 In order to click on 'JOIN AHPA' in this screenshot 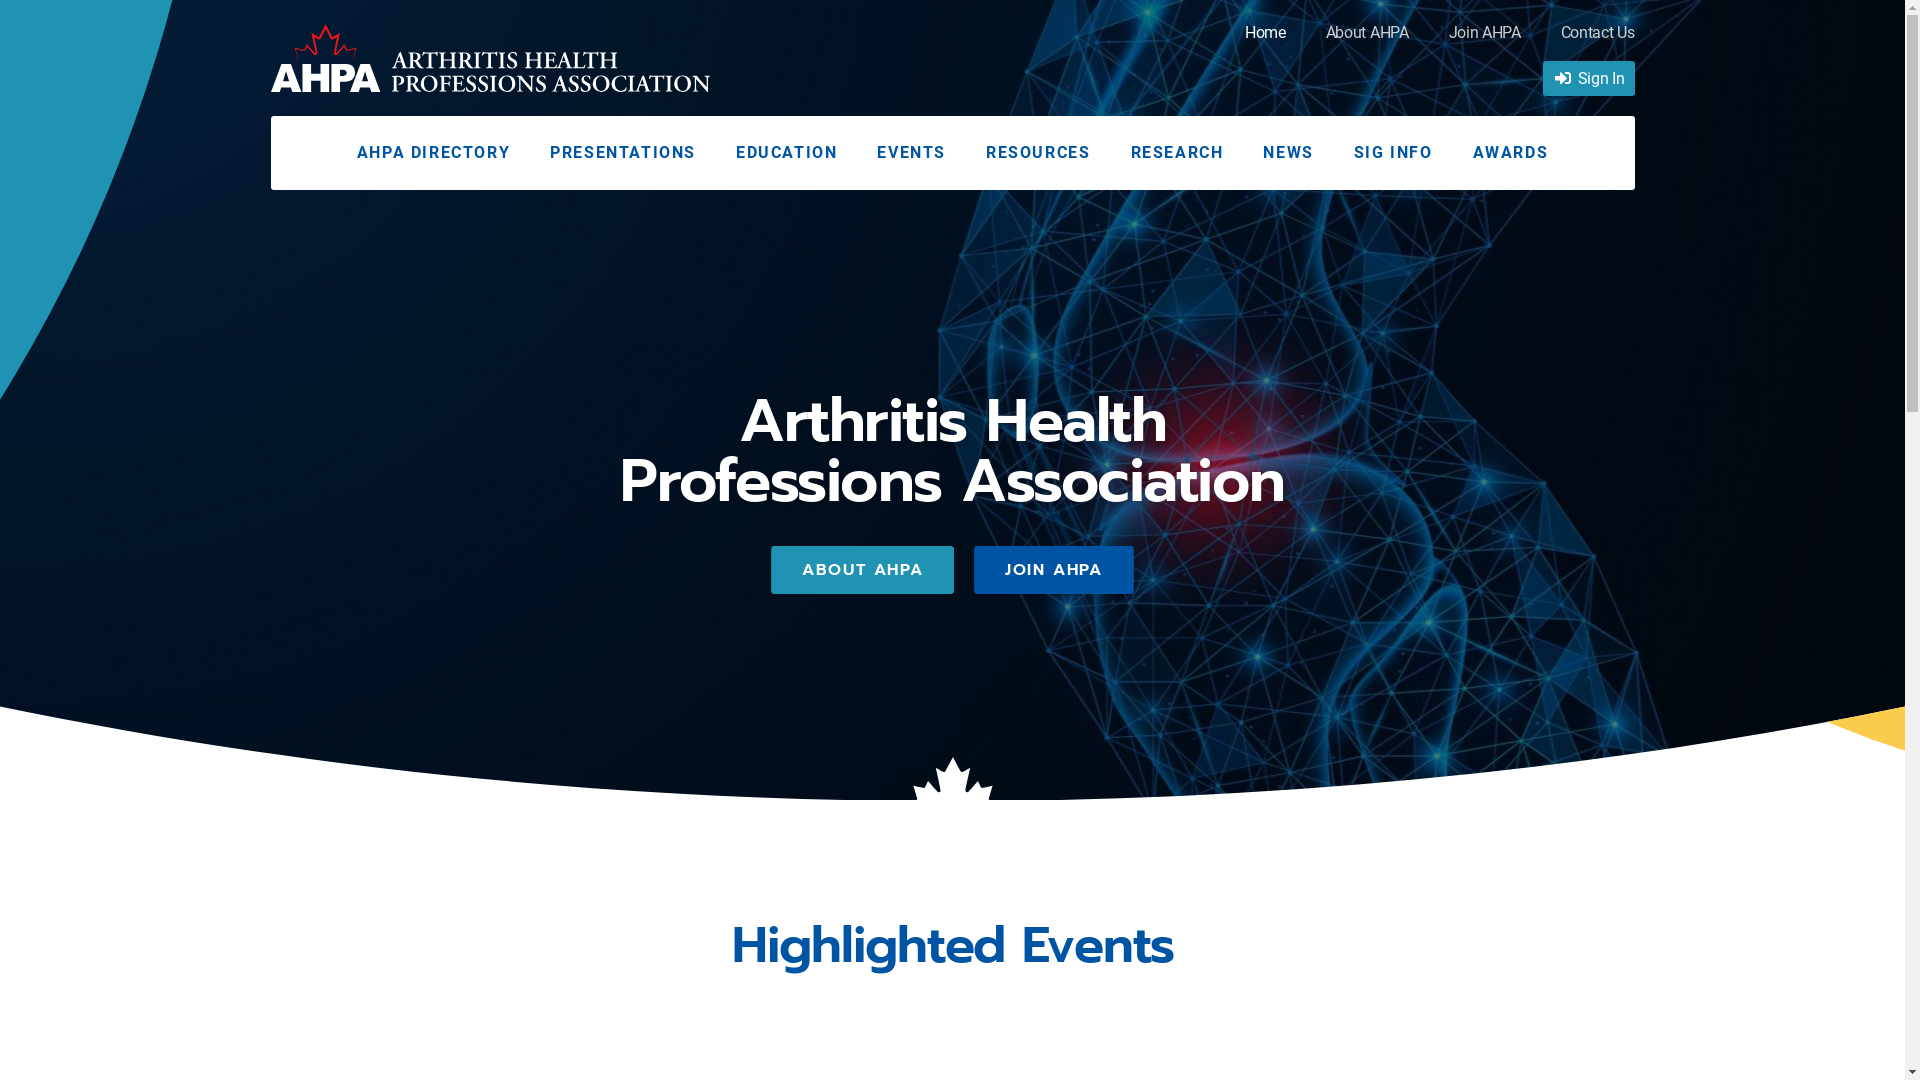, I will do `click(974, 570)`.